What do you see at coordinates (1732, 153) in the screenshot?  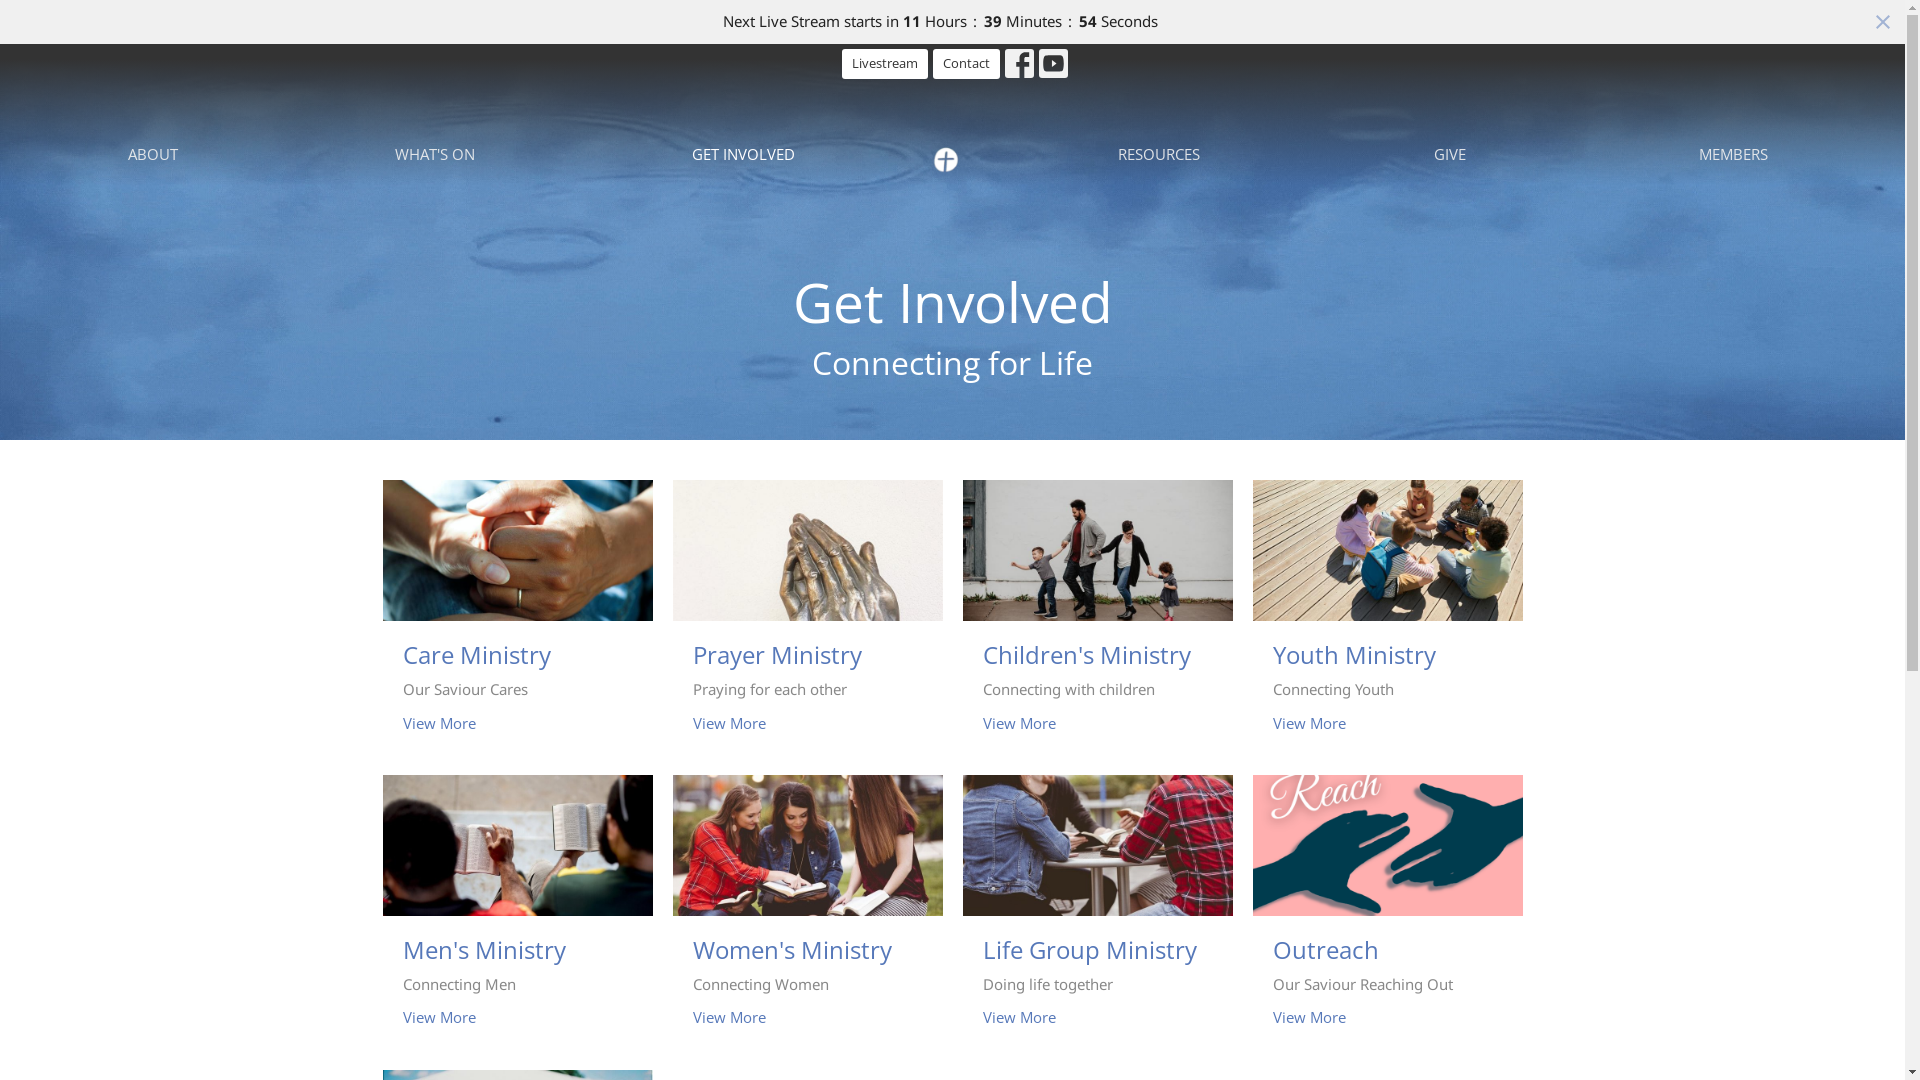 I see `'MEMBERS'` at bounding box center [1732, 153].